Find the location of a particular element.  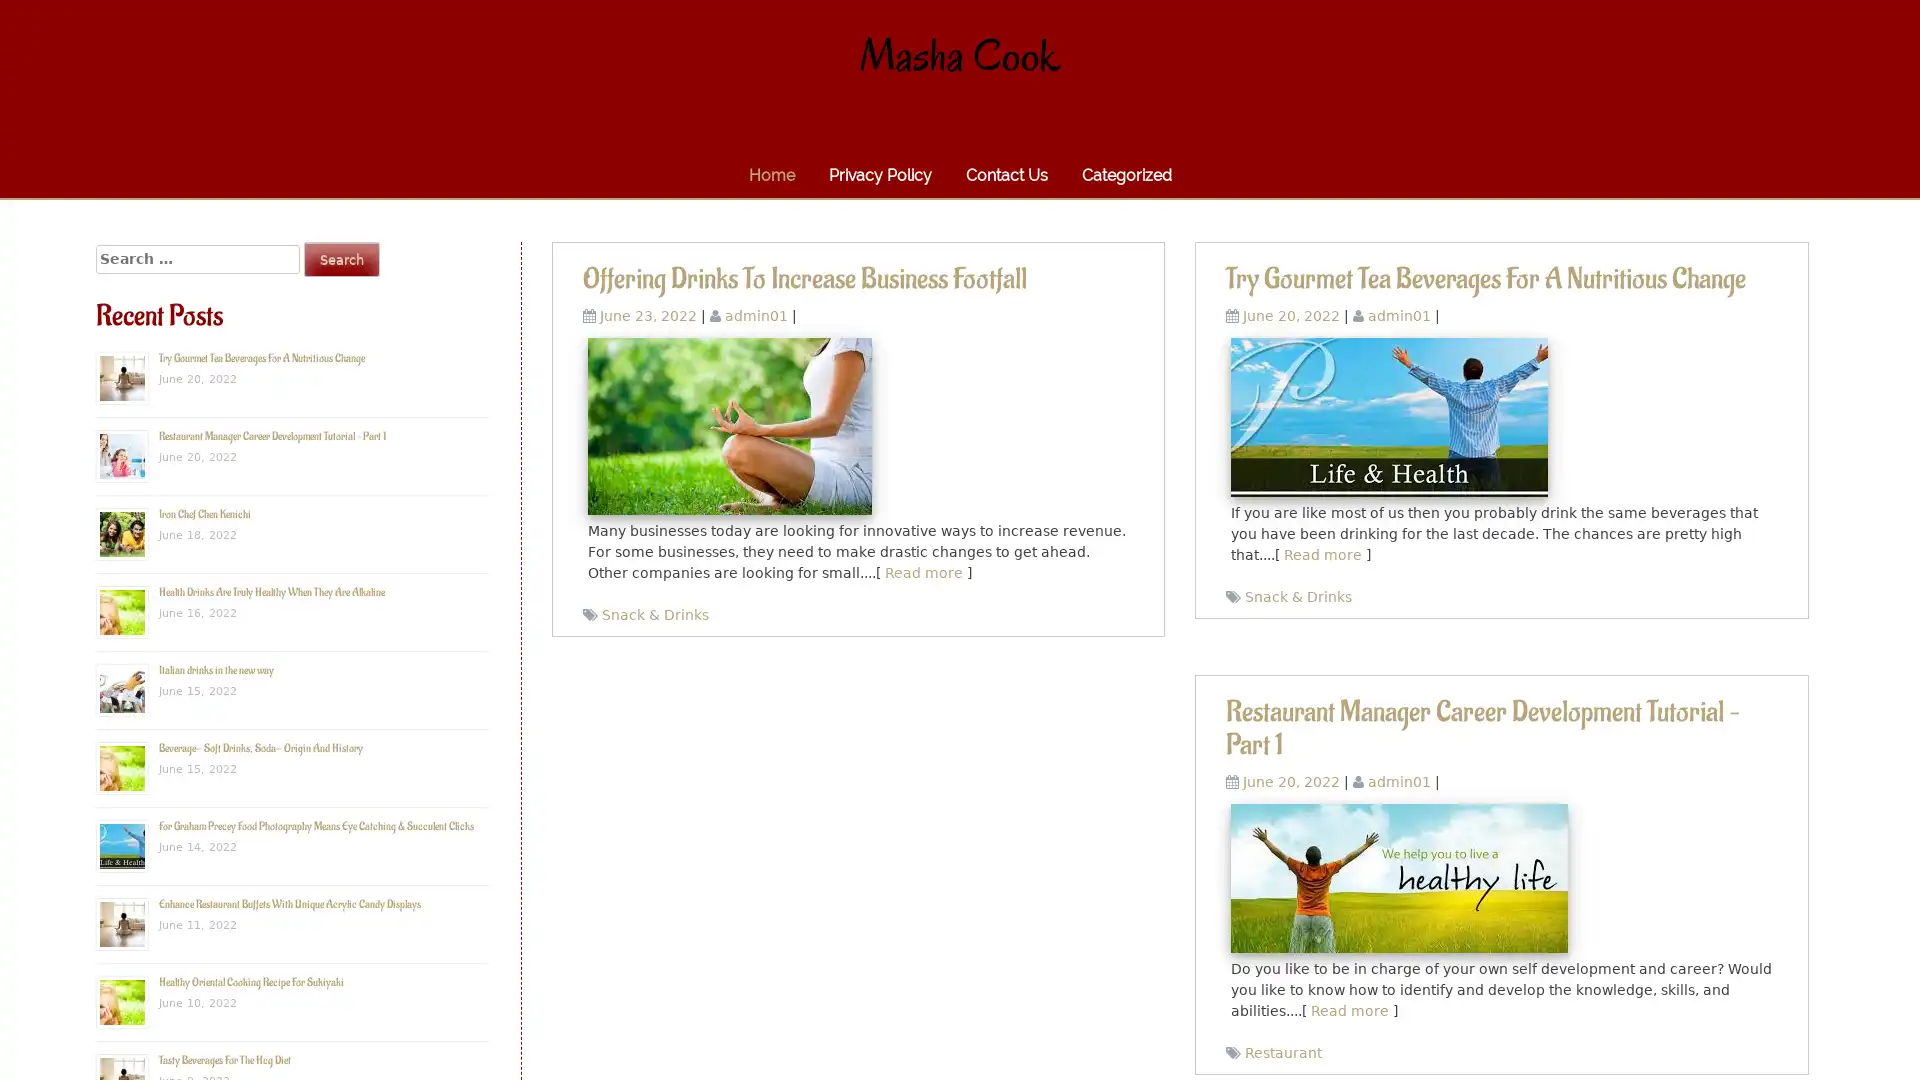

Search is located at coordinates (341, 258).